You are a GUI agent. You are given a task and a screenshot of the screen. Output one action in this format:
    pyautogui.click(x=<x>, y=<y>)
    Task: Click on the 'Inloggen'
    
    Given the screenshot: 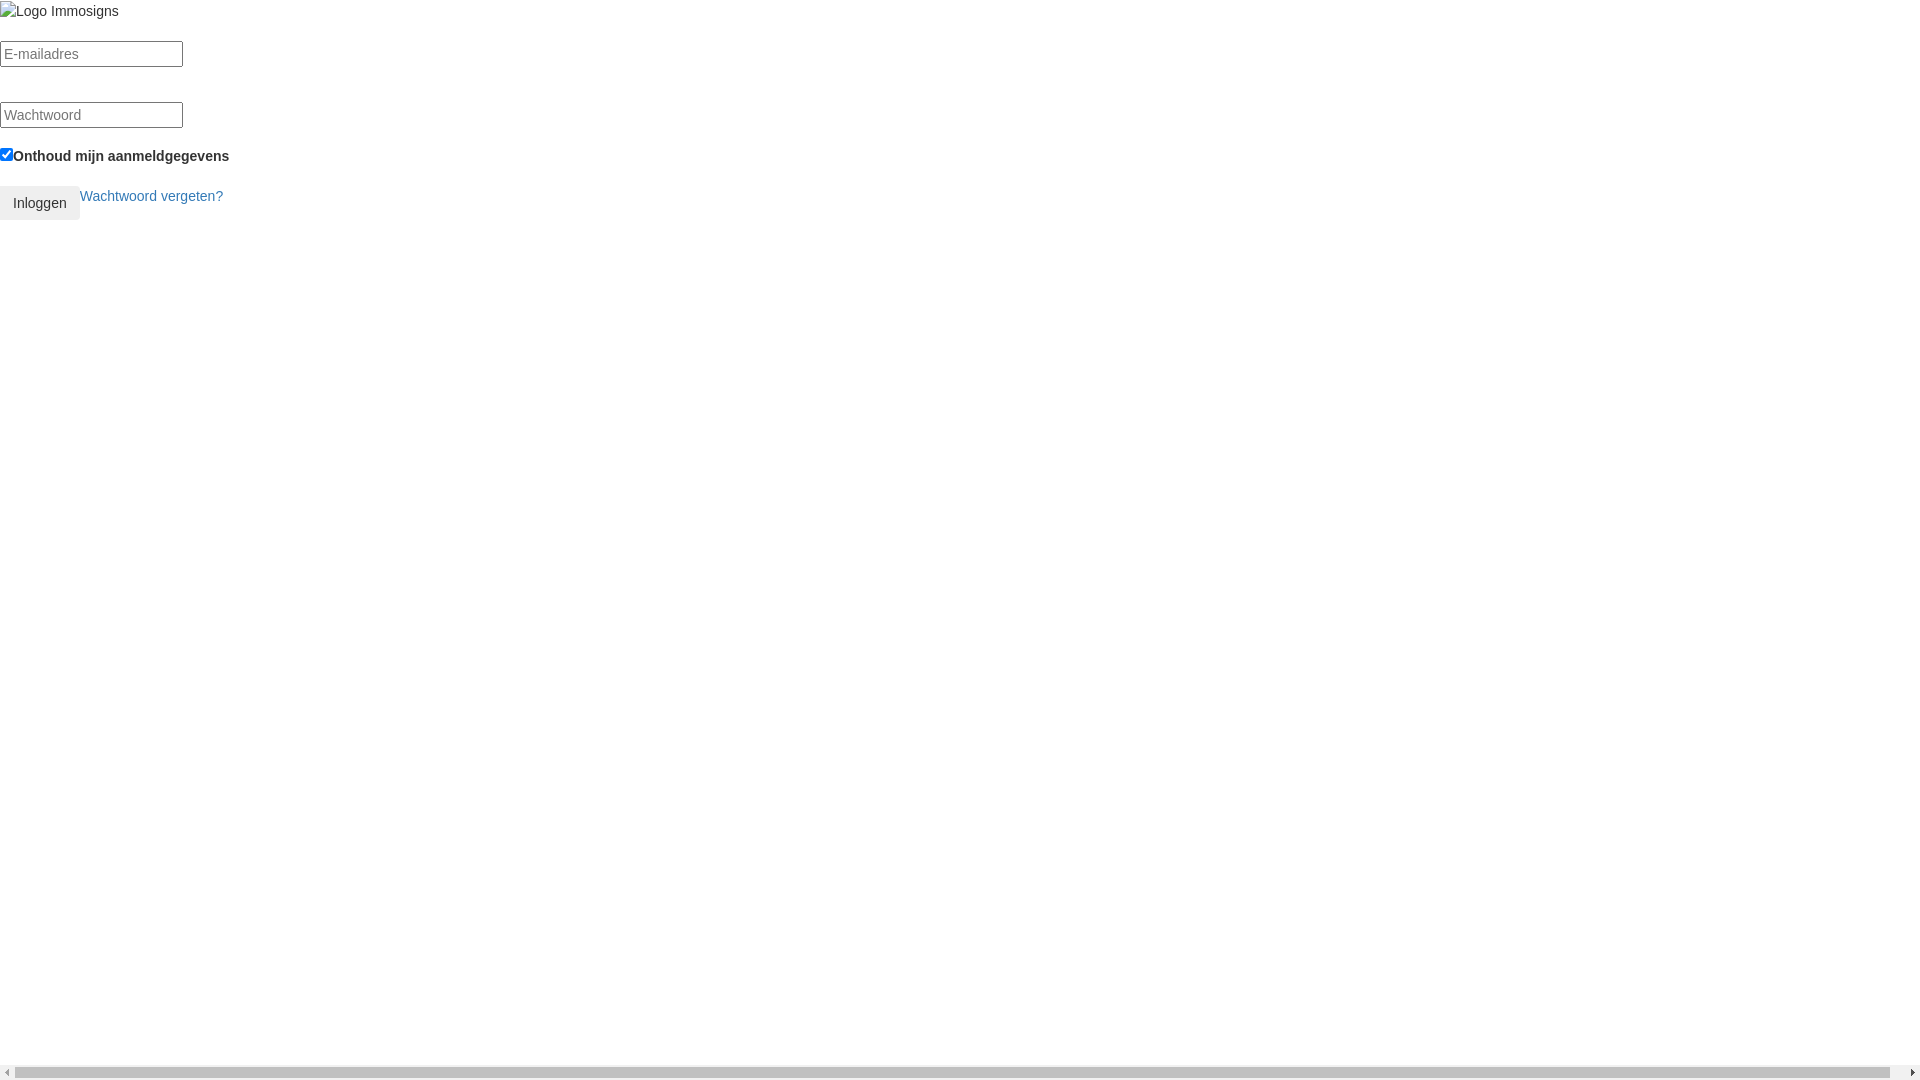 What is the action you would take?
    pyautogui.click(x=39, y=203)
    